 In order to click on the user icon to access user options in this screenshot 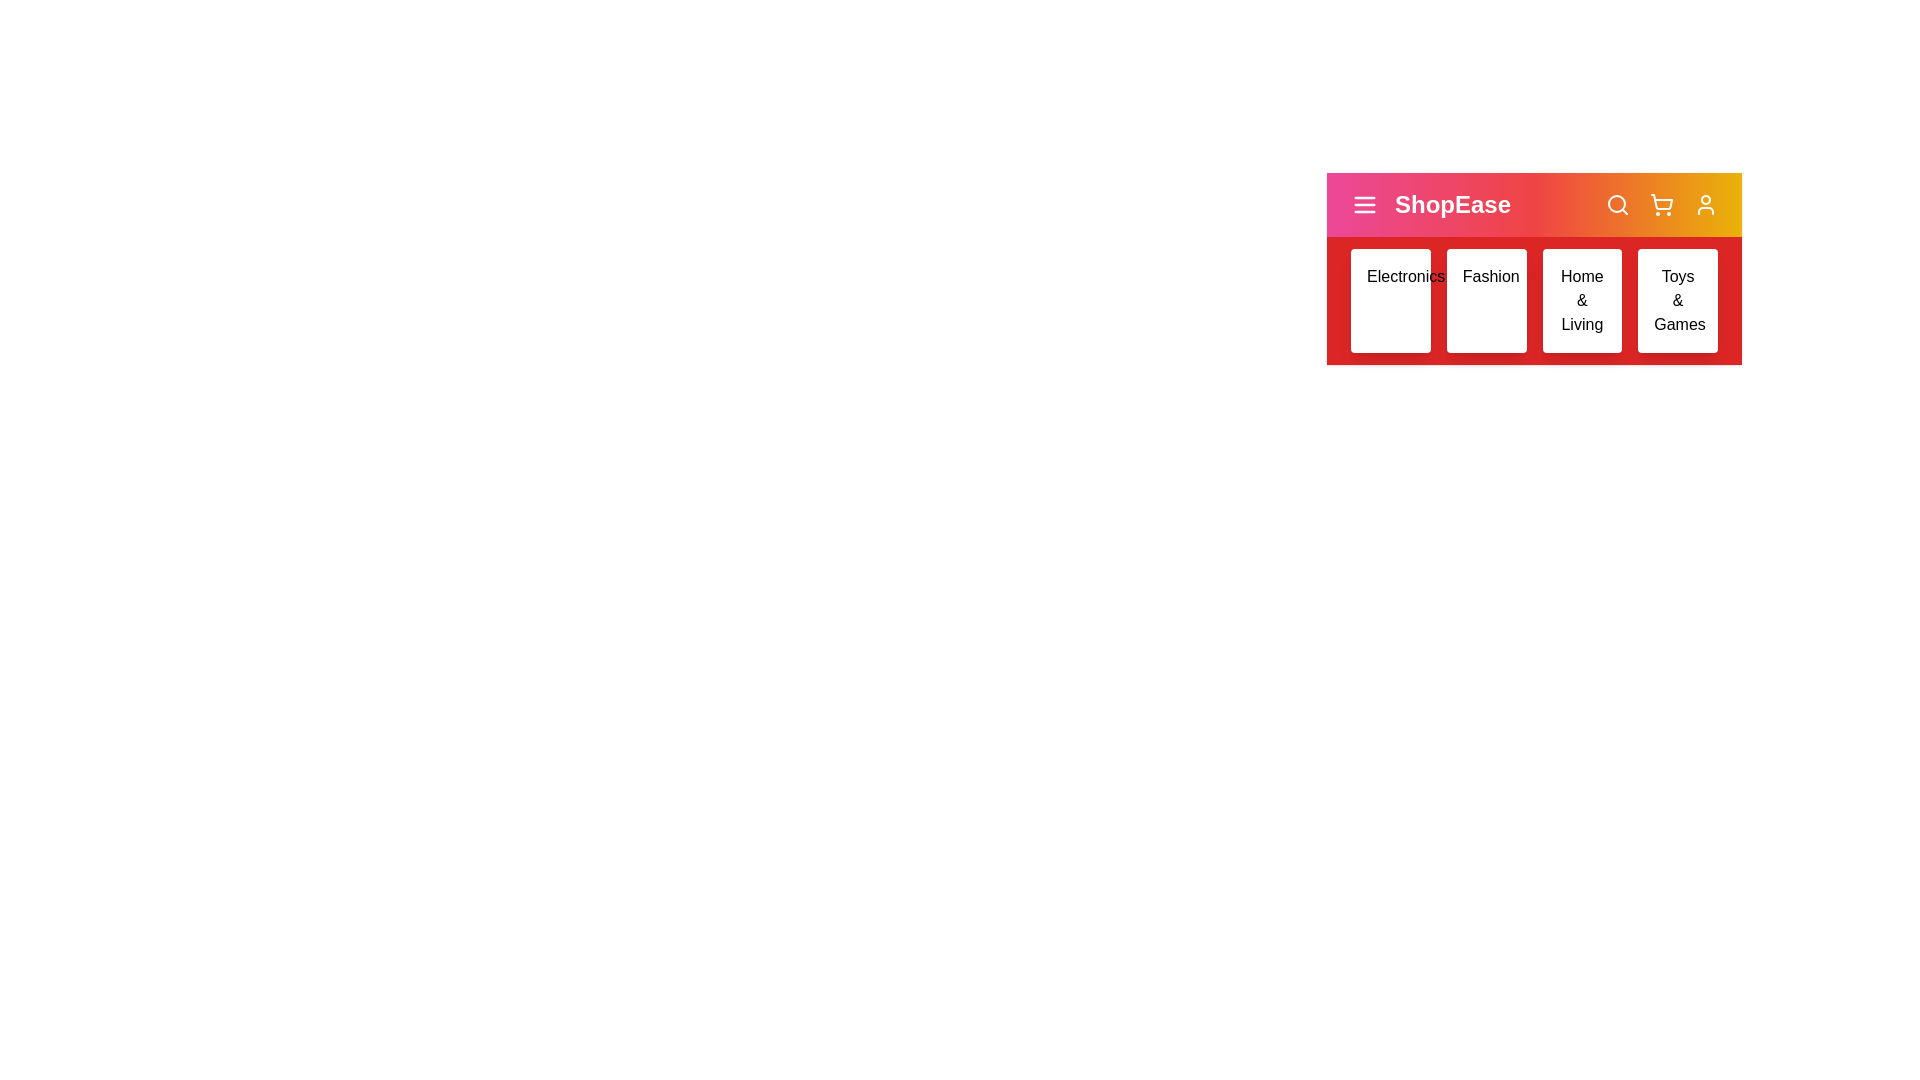, I will do `click(1704, 204)`.